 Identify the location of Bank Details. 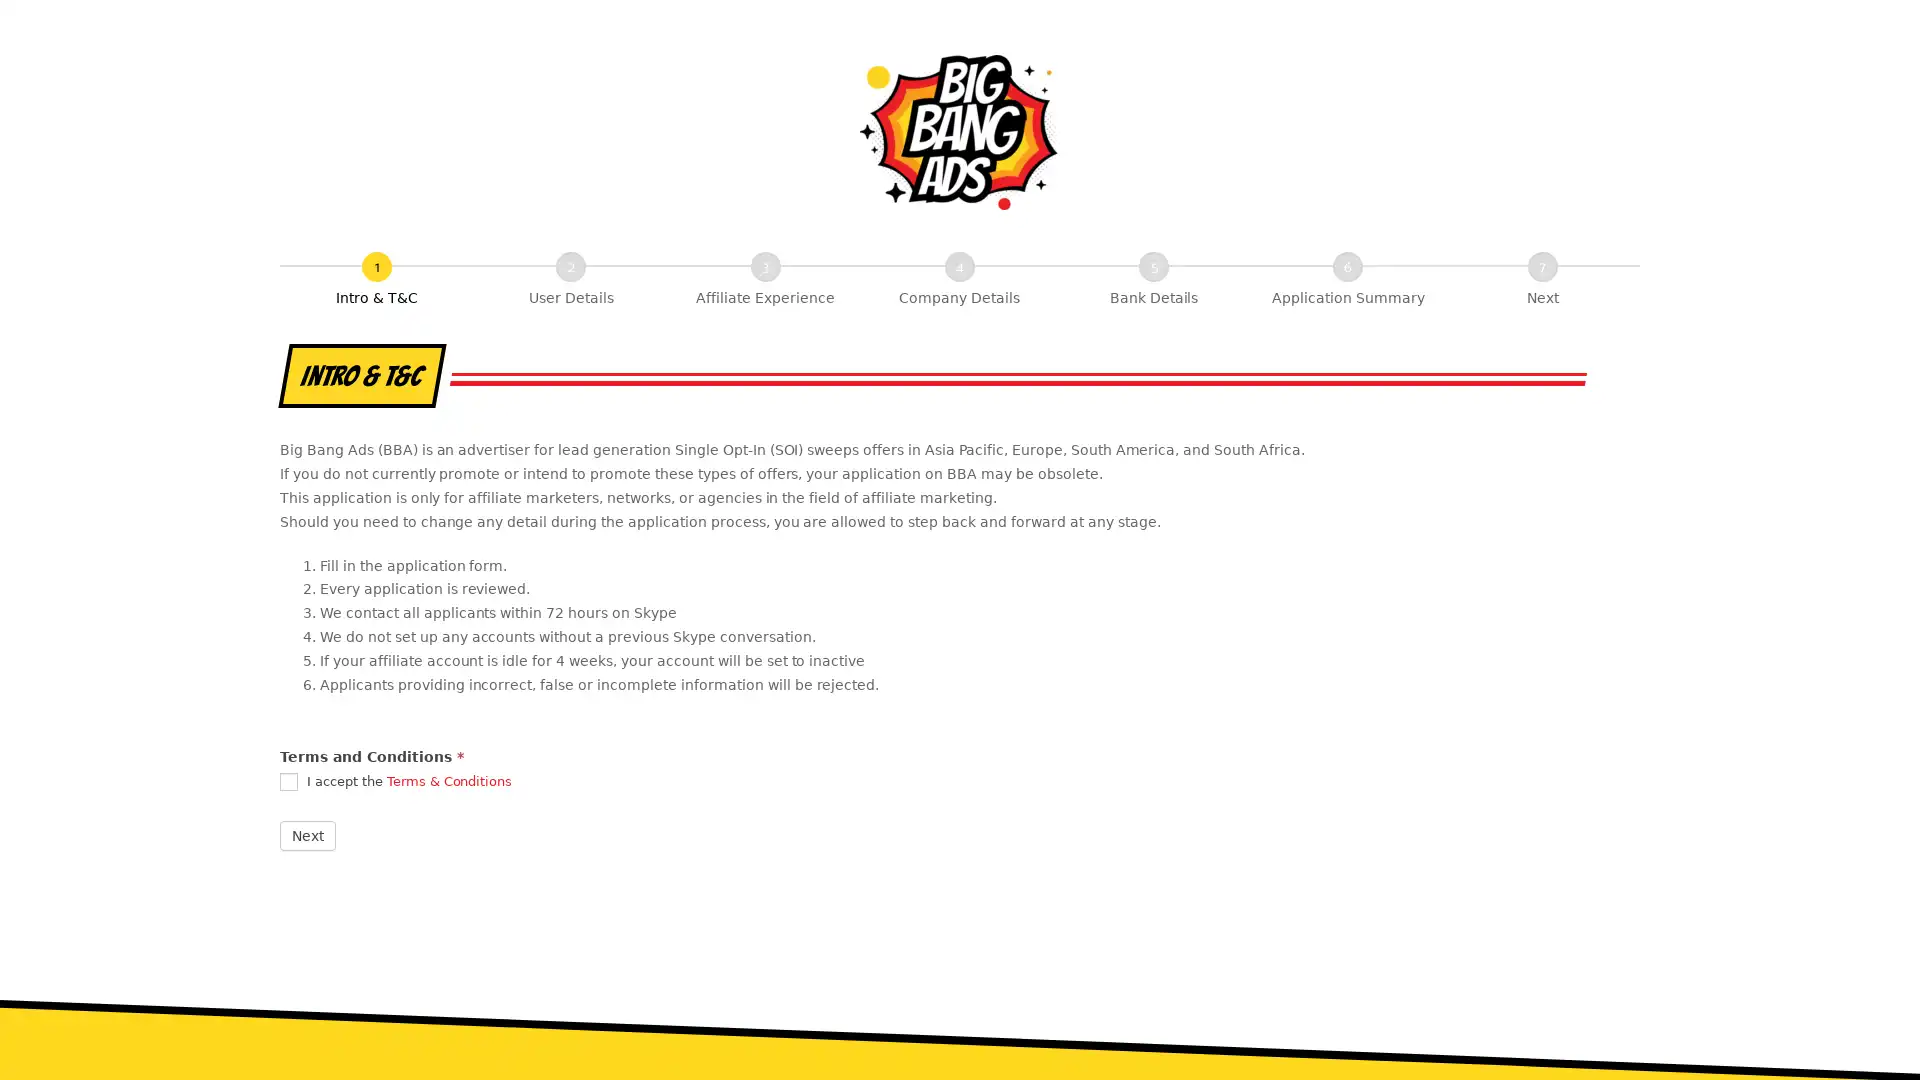
(1153, 265).